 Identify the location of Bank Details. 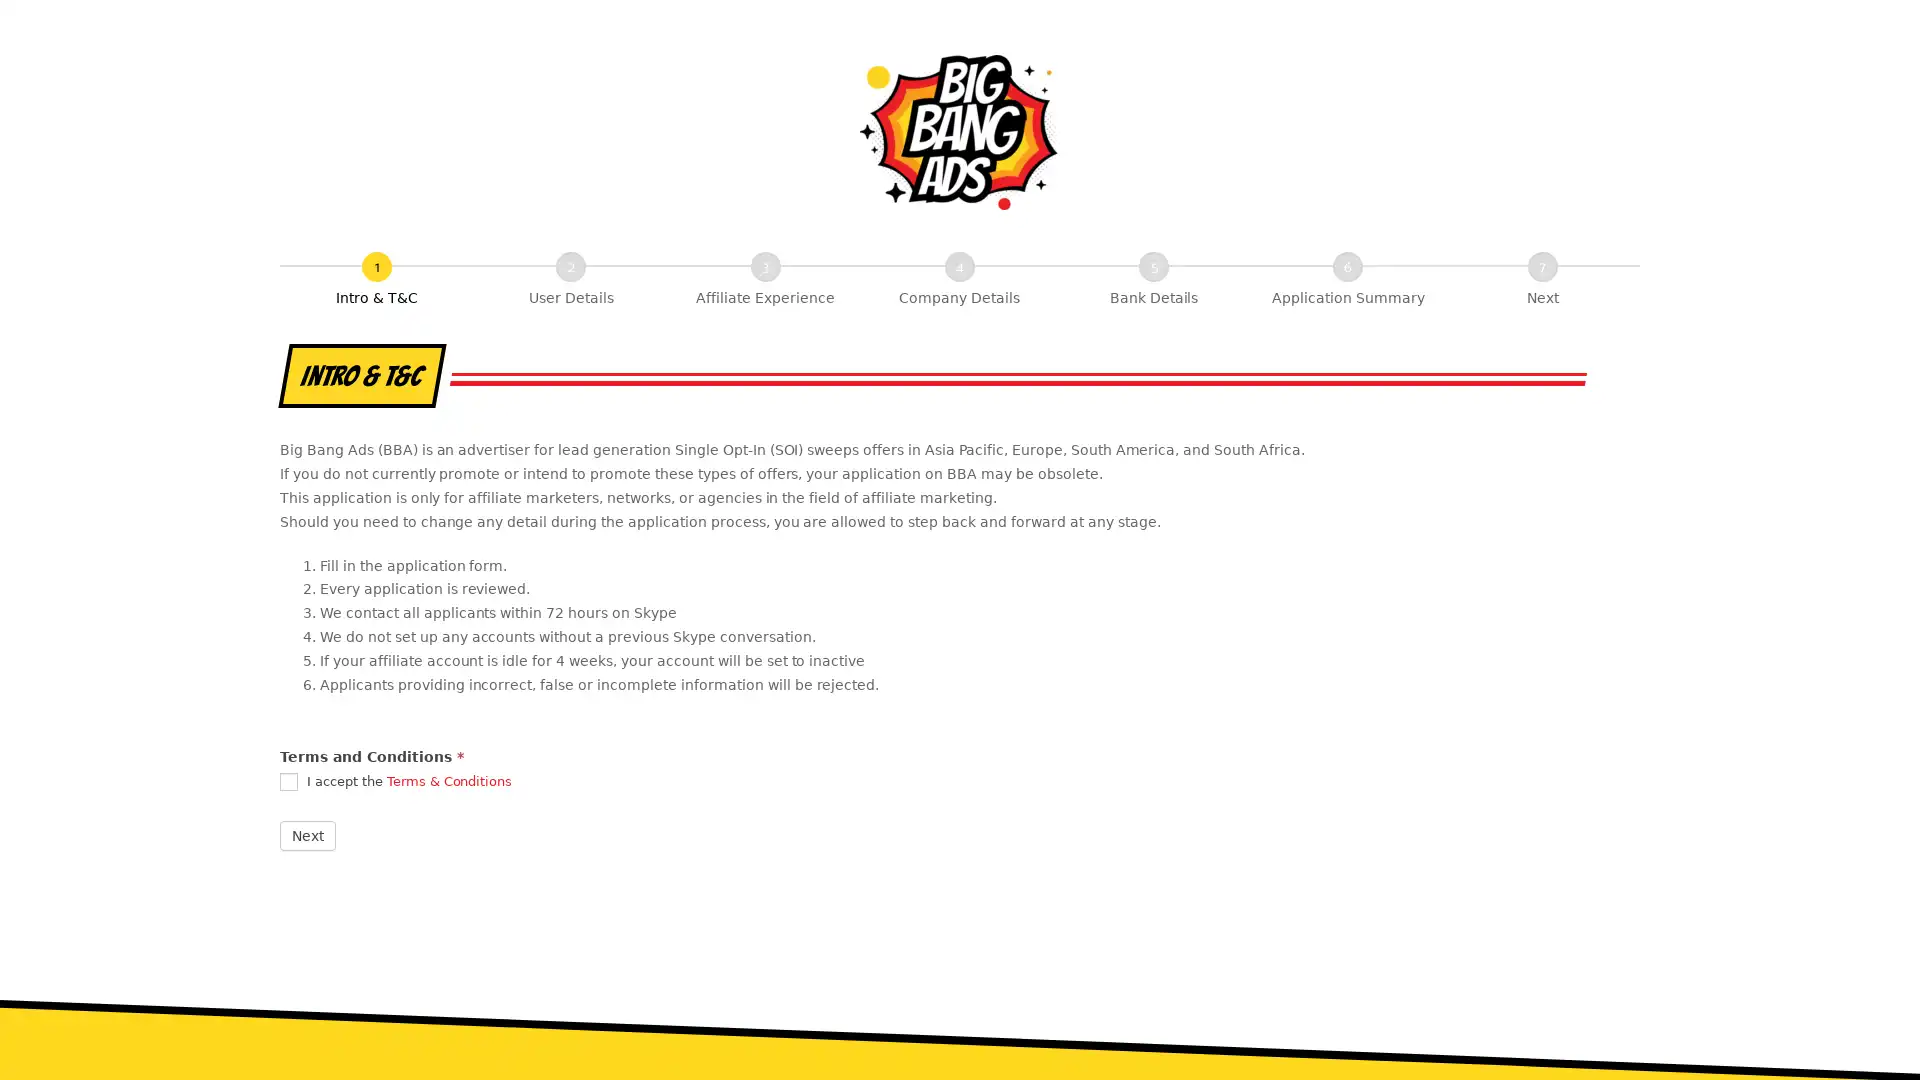
(1153, 265).